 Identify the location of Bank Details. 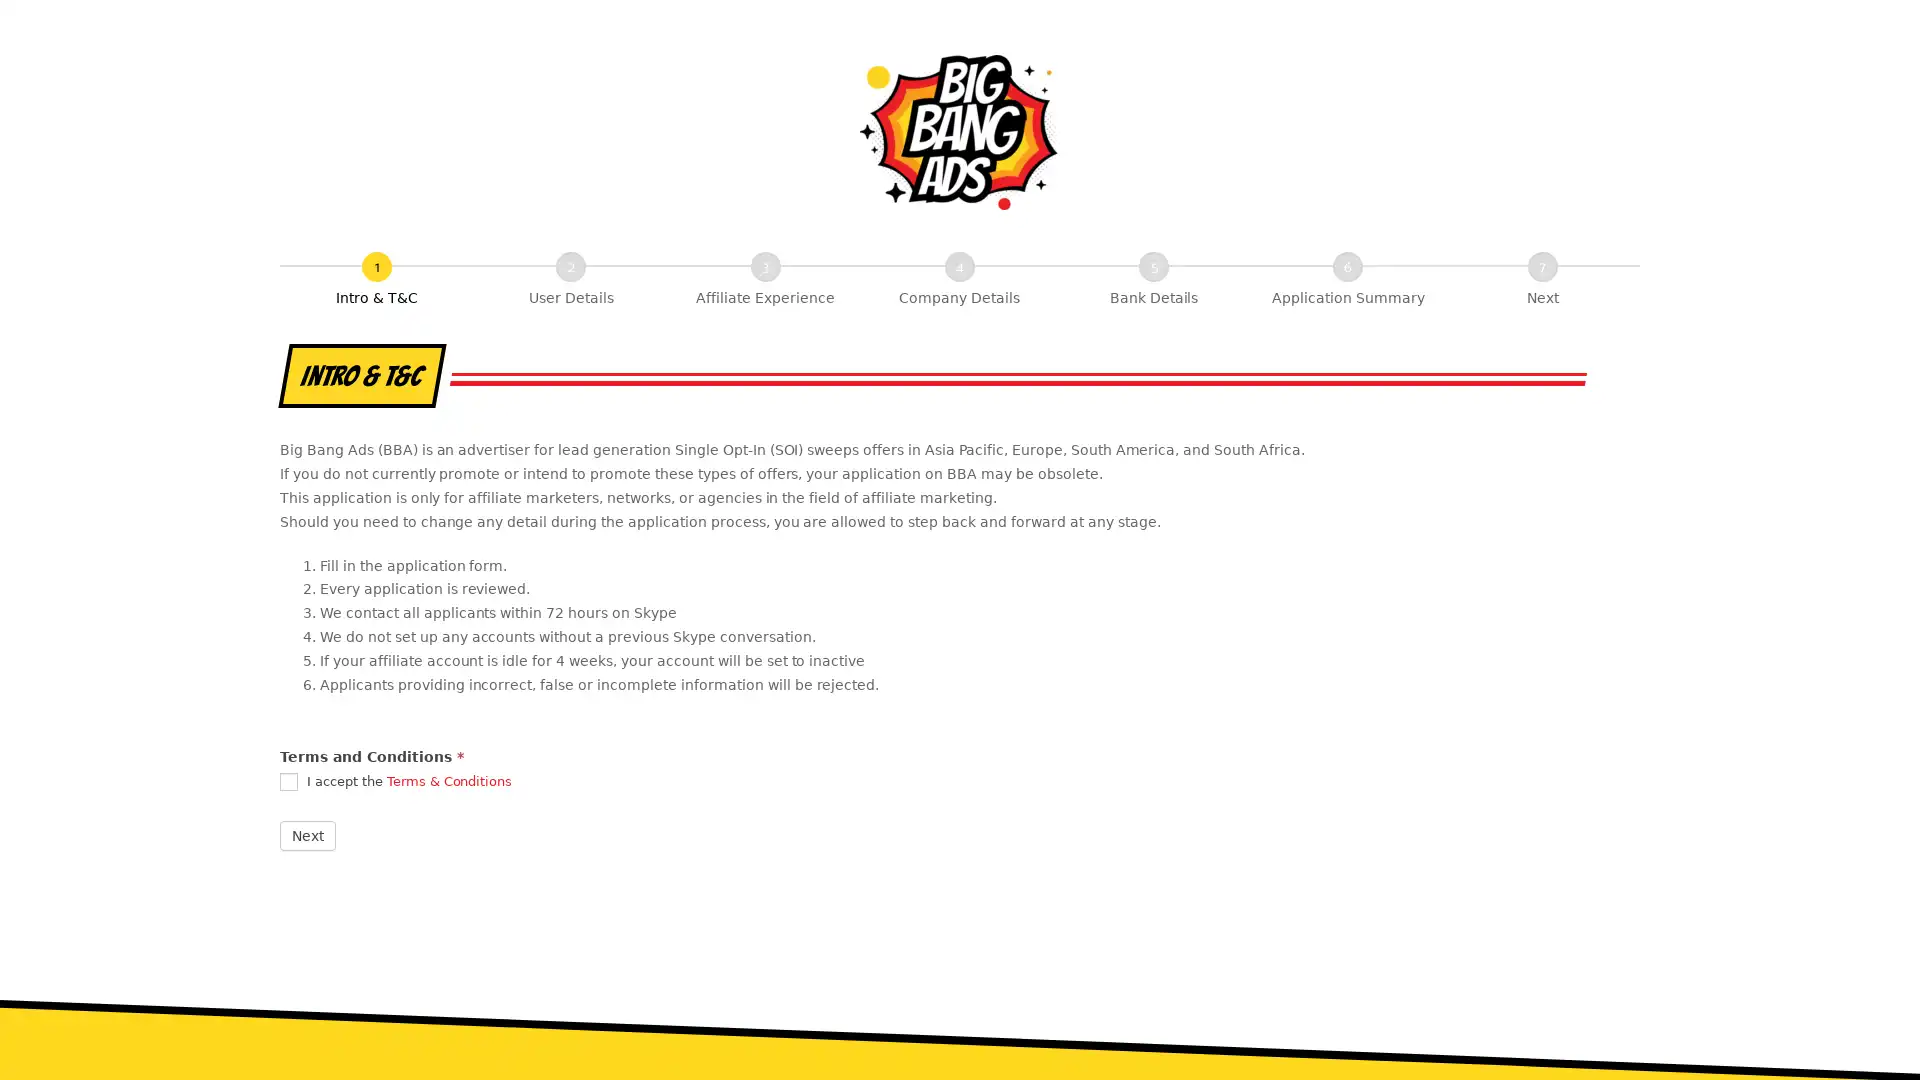
(1153, 265).